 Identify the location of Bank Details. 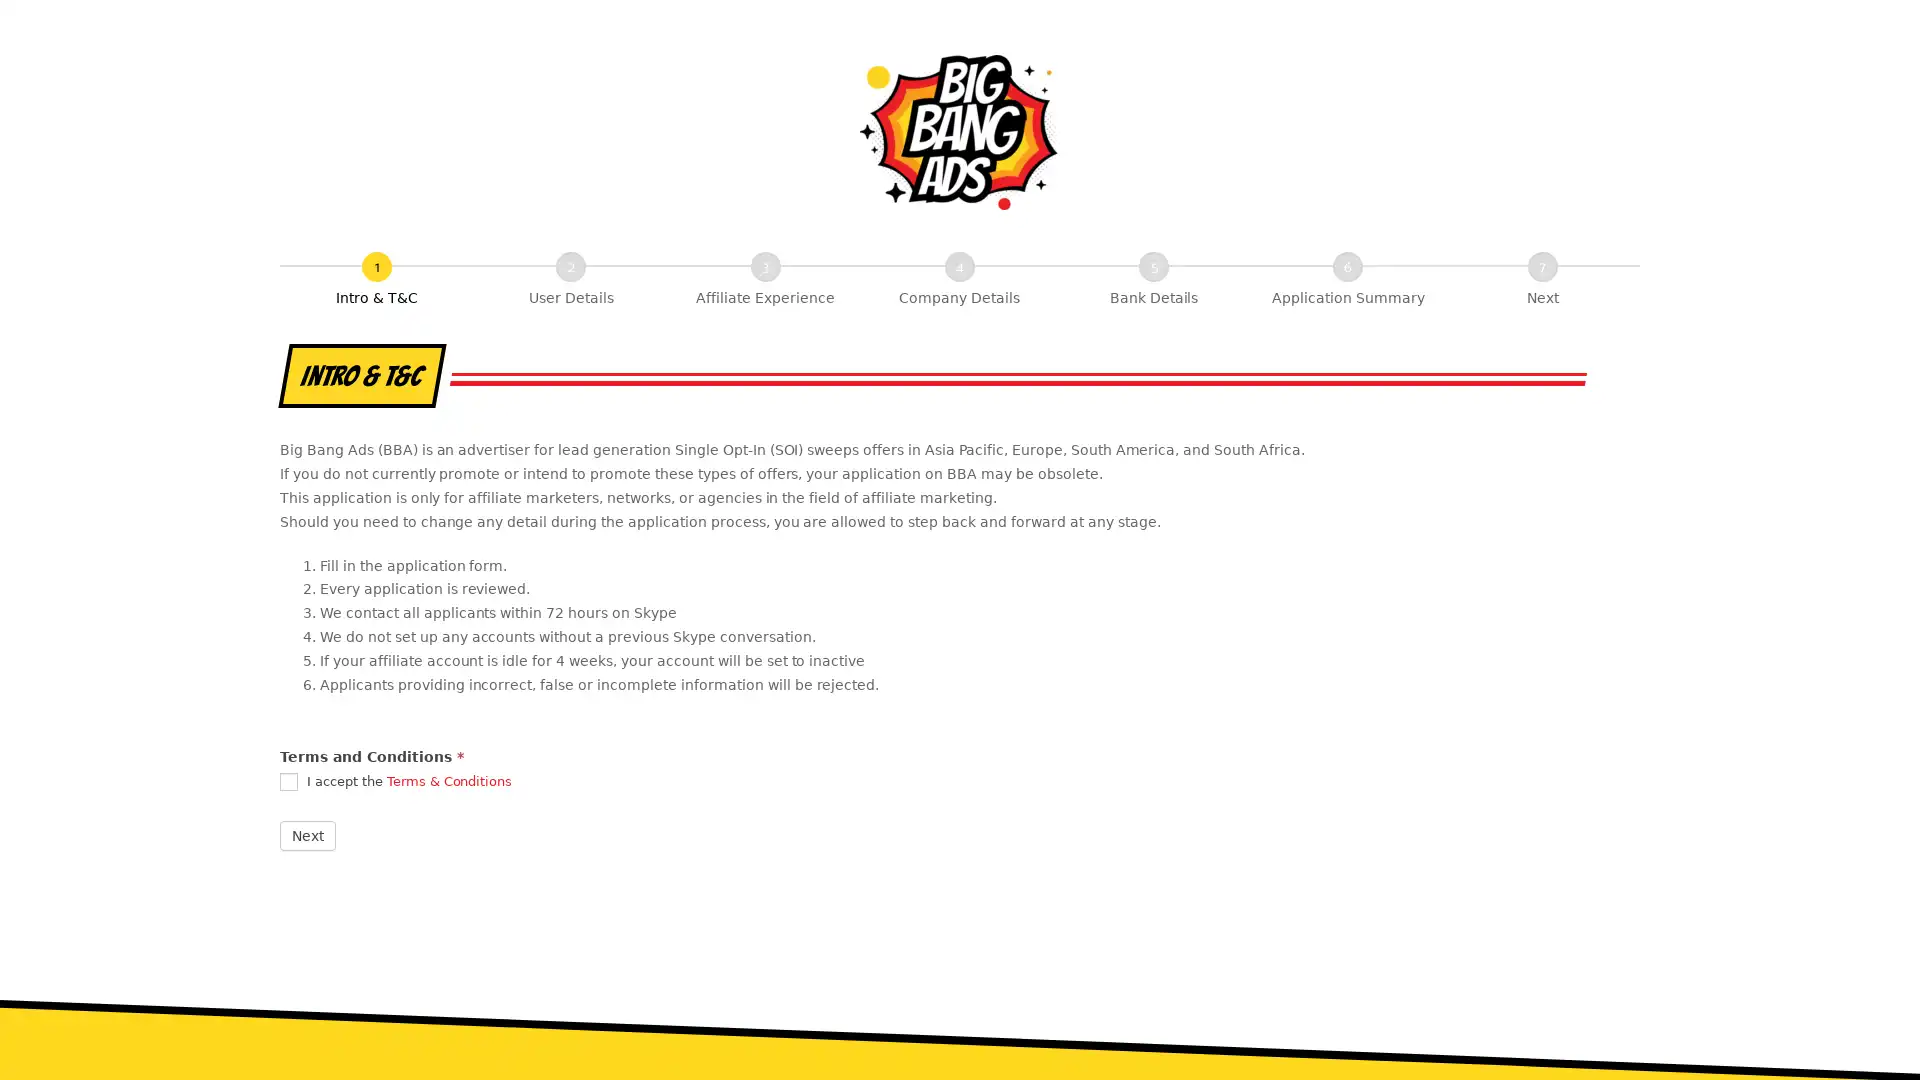
(1153, 265).